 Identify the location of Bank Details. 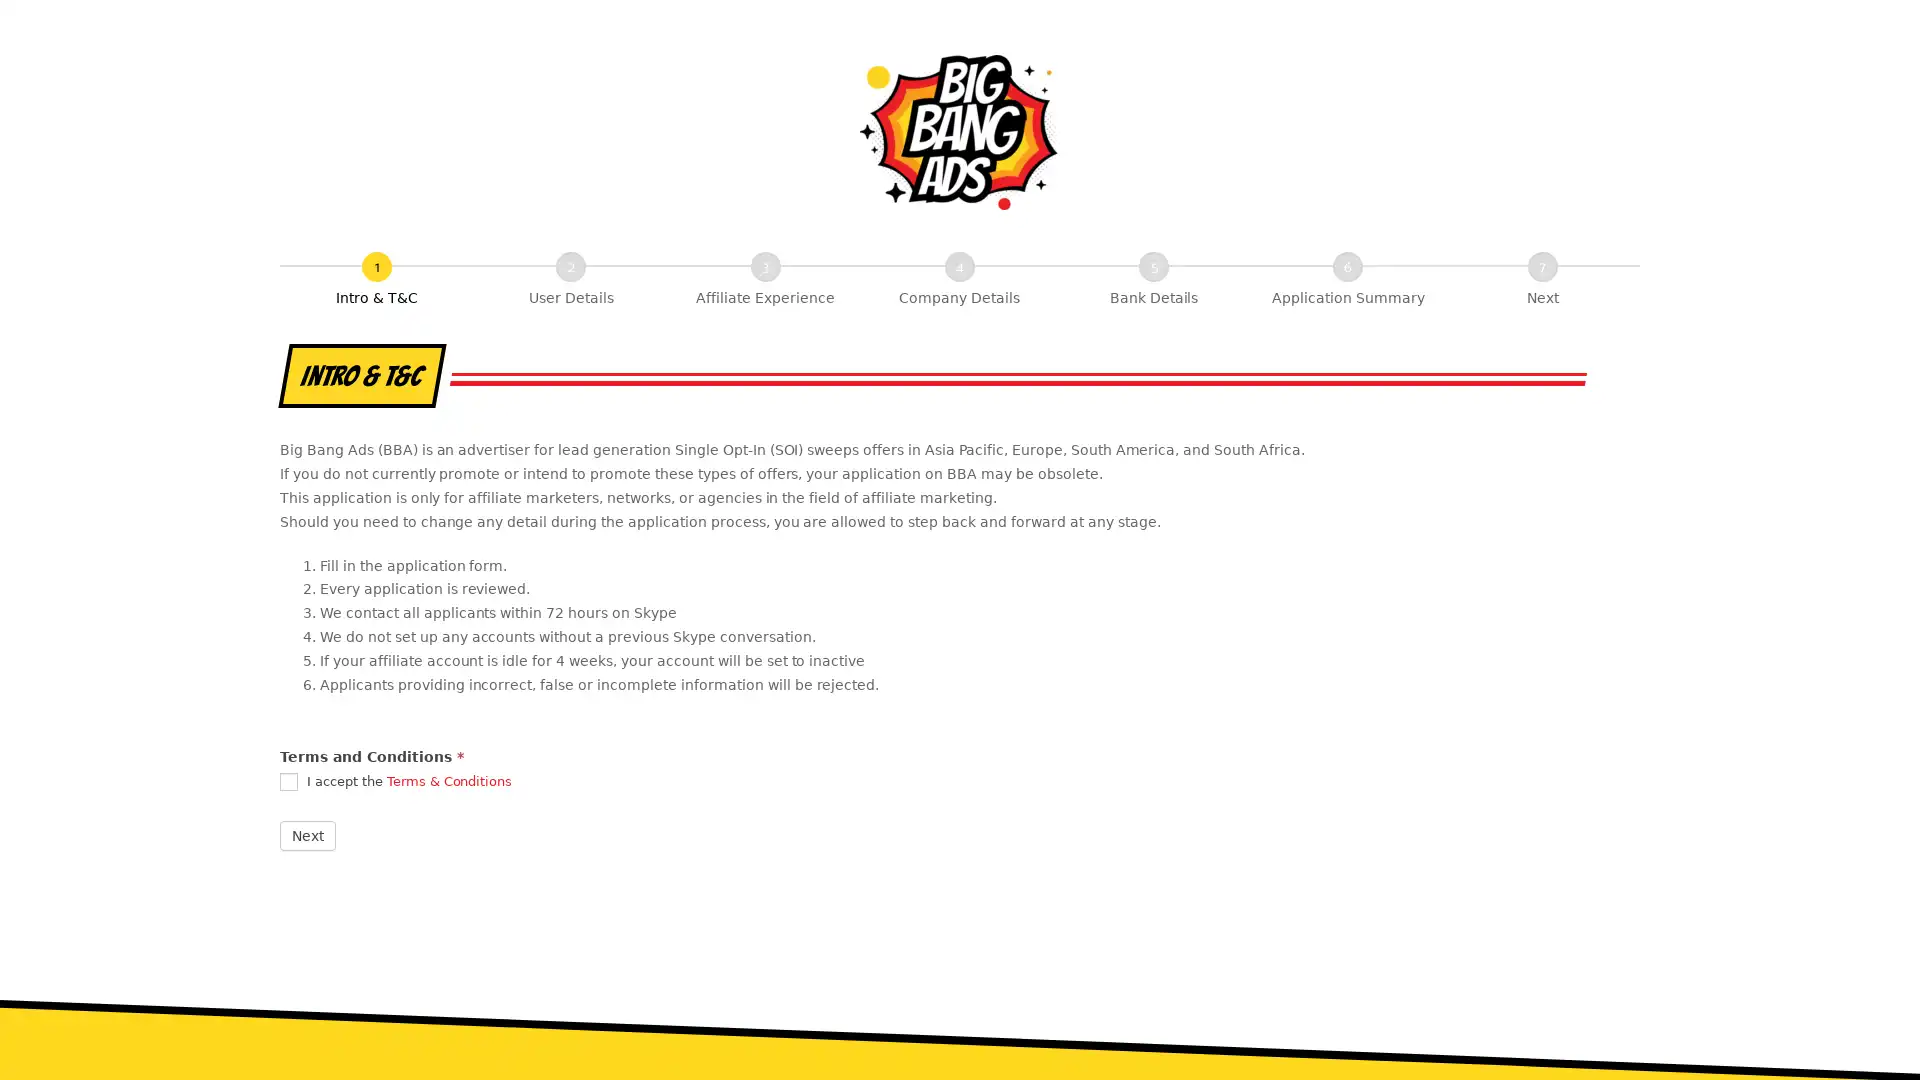
(1153, 265).